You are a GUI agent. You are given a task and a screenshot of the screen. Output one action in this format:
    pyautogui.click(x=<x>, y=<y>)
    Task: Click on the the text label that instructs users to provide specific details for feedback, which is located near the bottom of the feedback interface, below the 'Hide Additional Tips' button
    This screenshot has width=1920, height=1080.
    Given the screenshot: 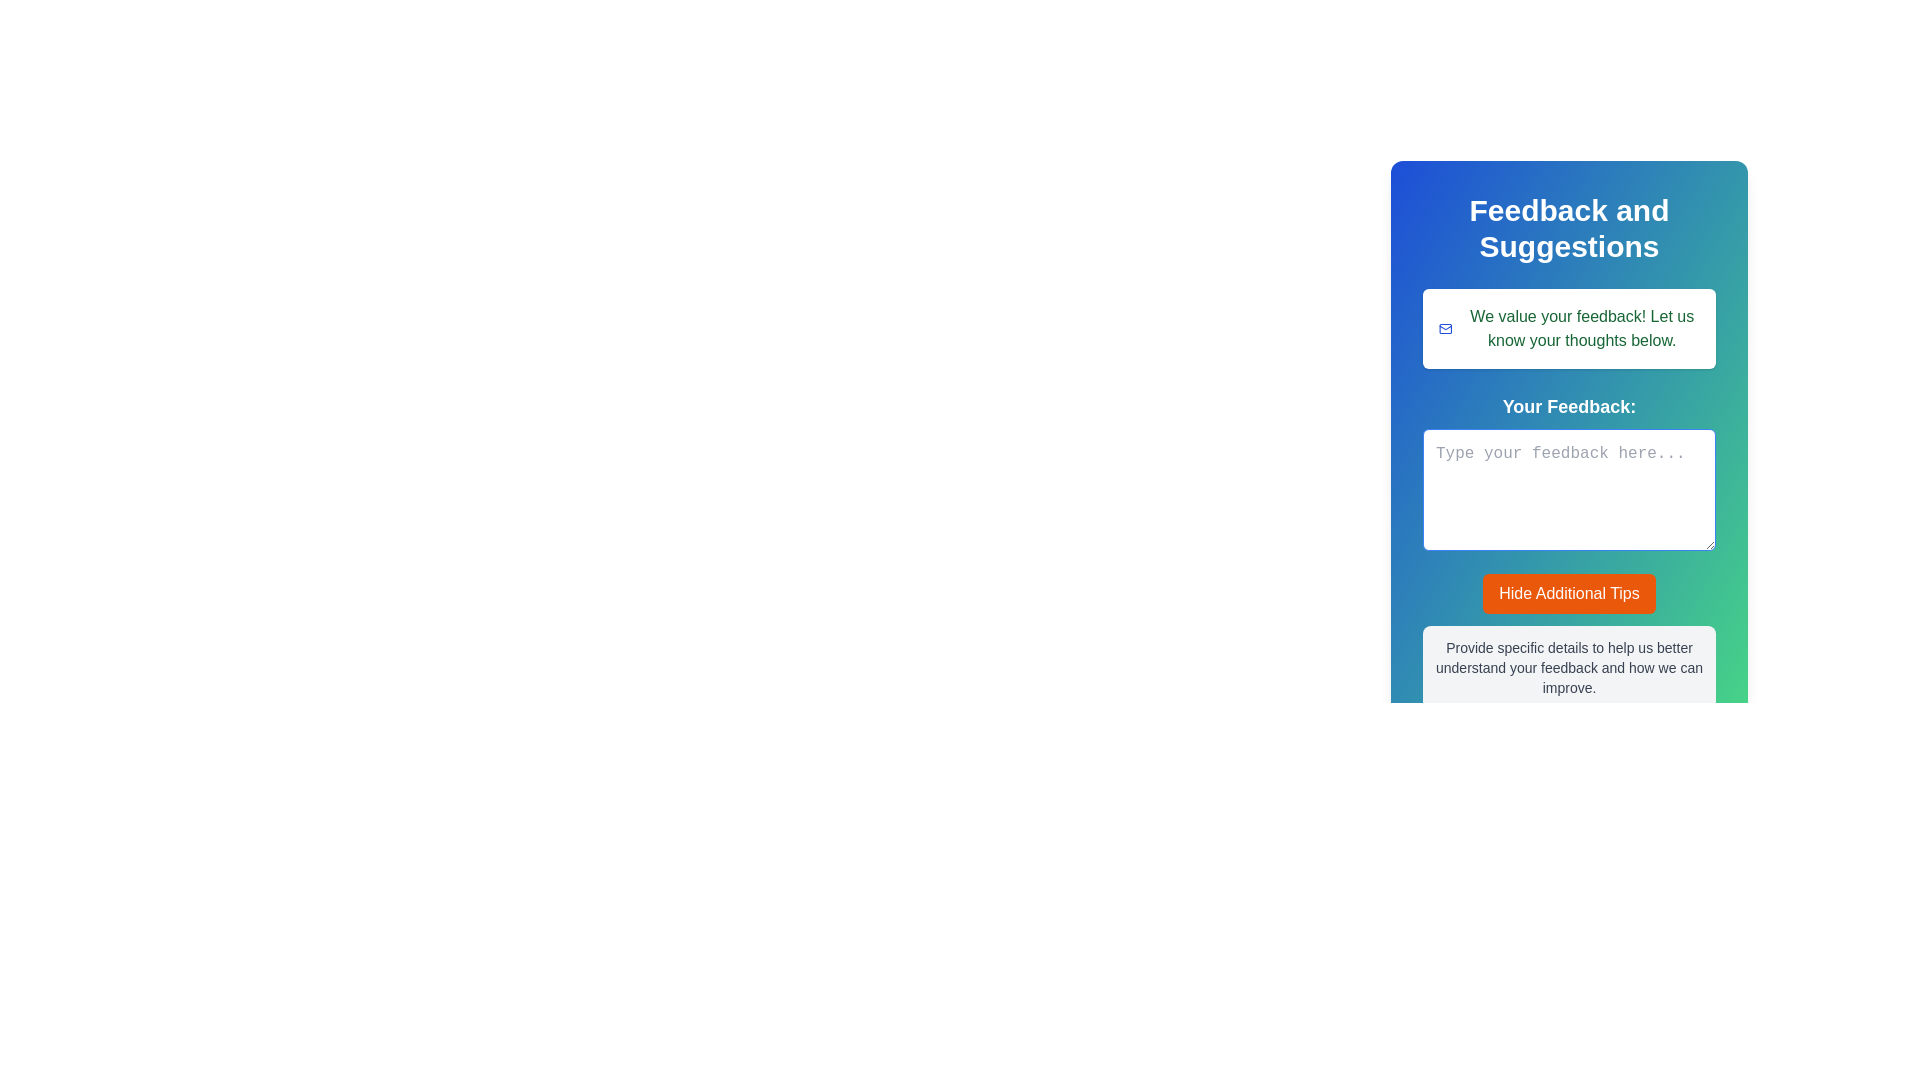 What is the action you would take?
    pyautogui.click(x=1568, y=667)
    